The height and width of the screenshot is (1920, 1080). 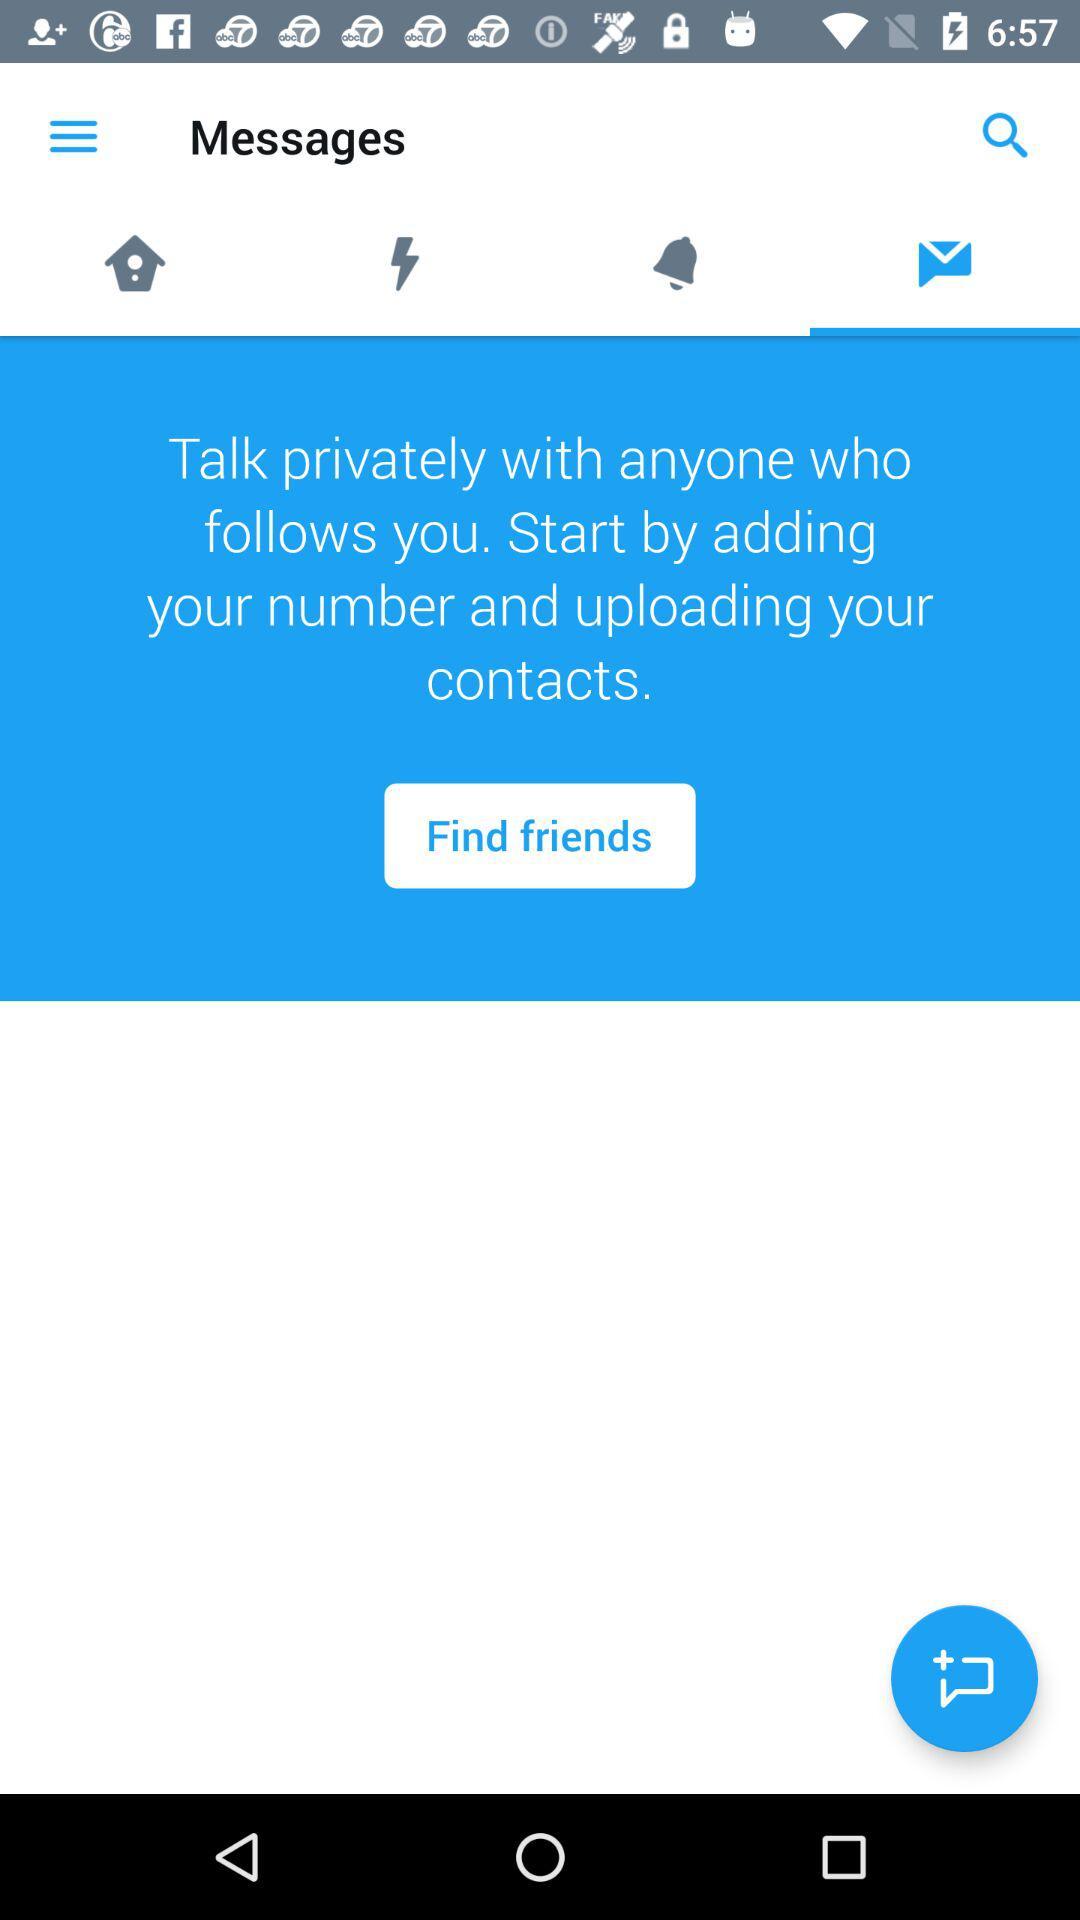 I want to click on the icon at the bottom right corner, so click(x=963, y=1678).